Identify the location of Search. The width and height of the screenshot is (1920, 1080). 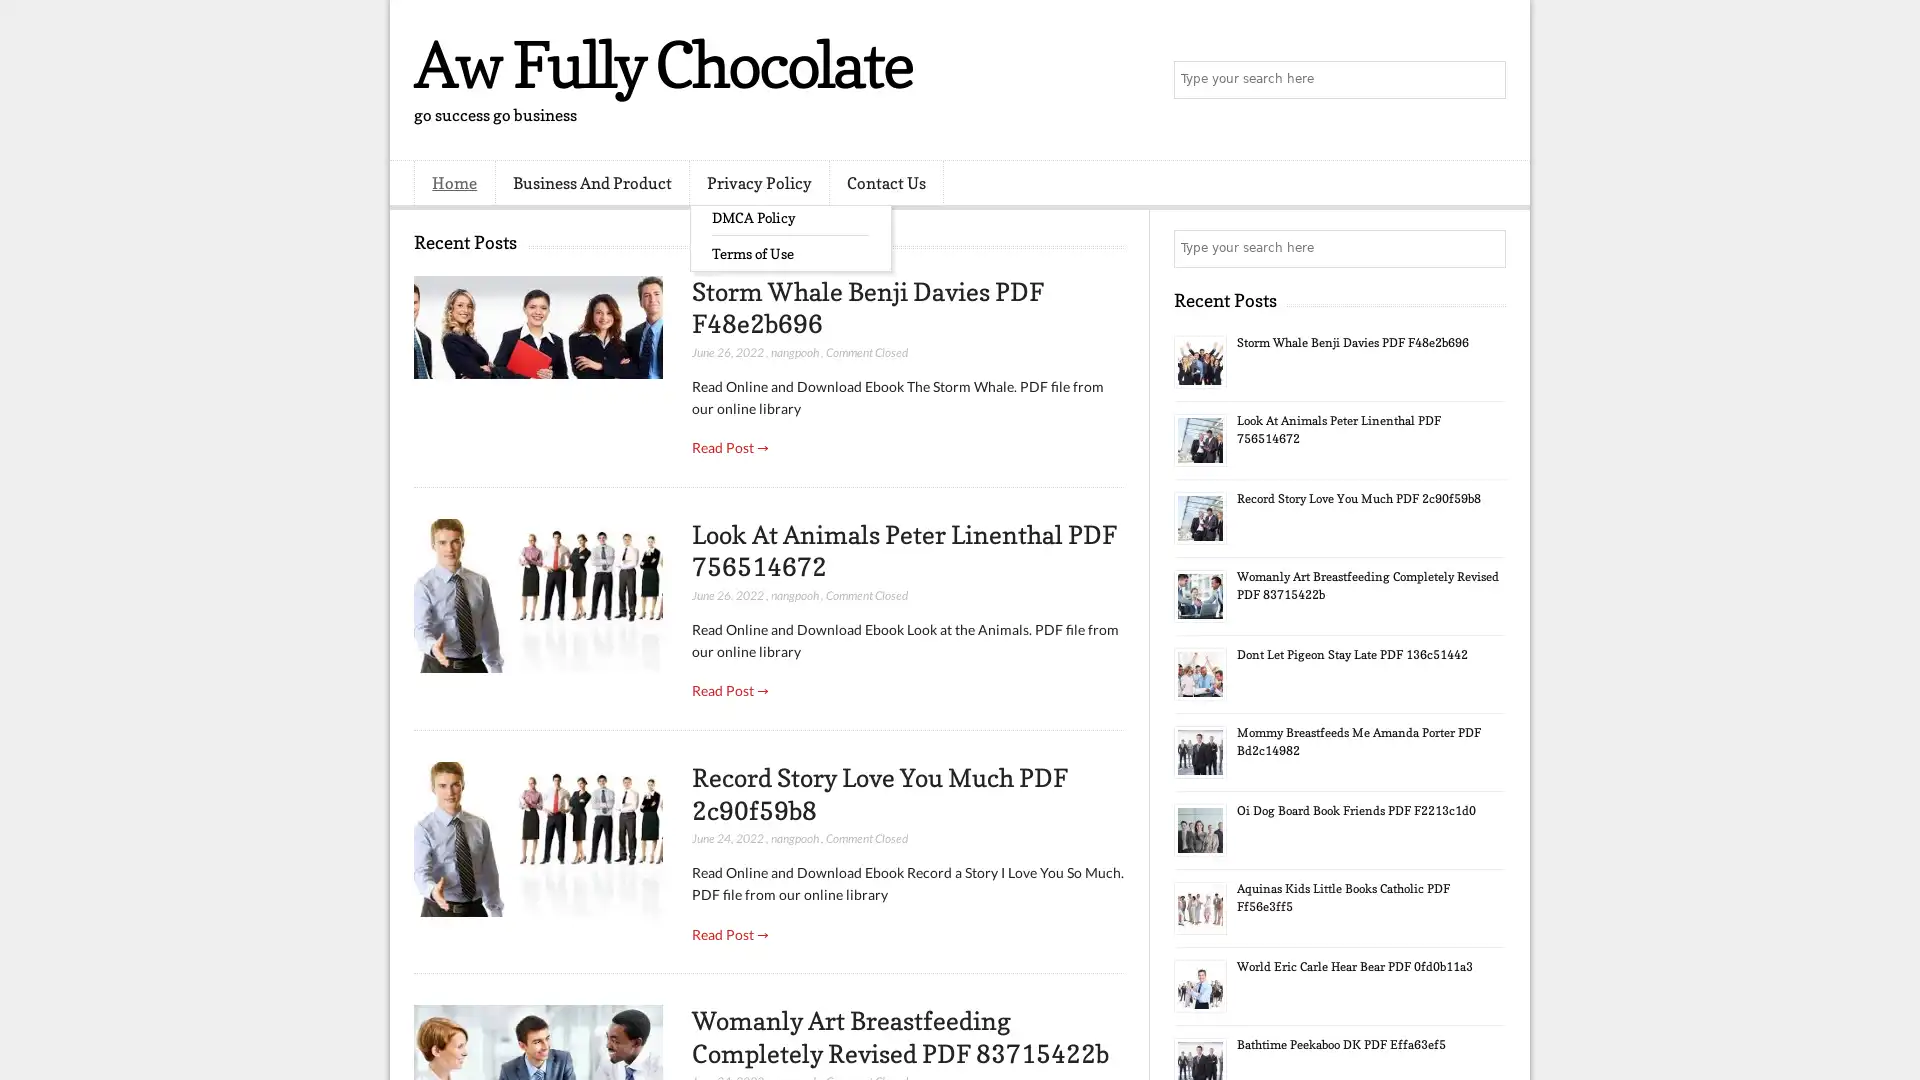
(1485, 80).